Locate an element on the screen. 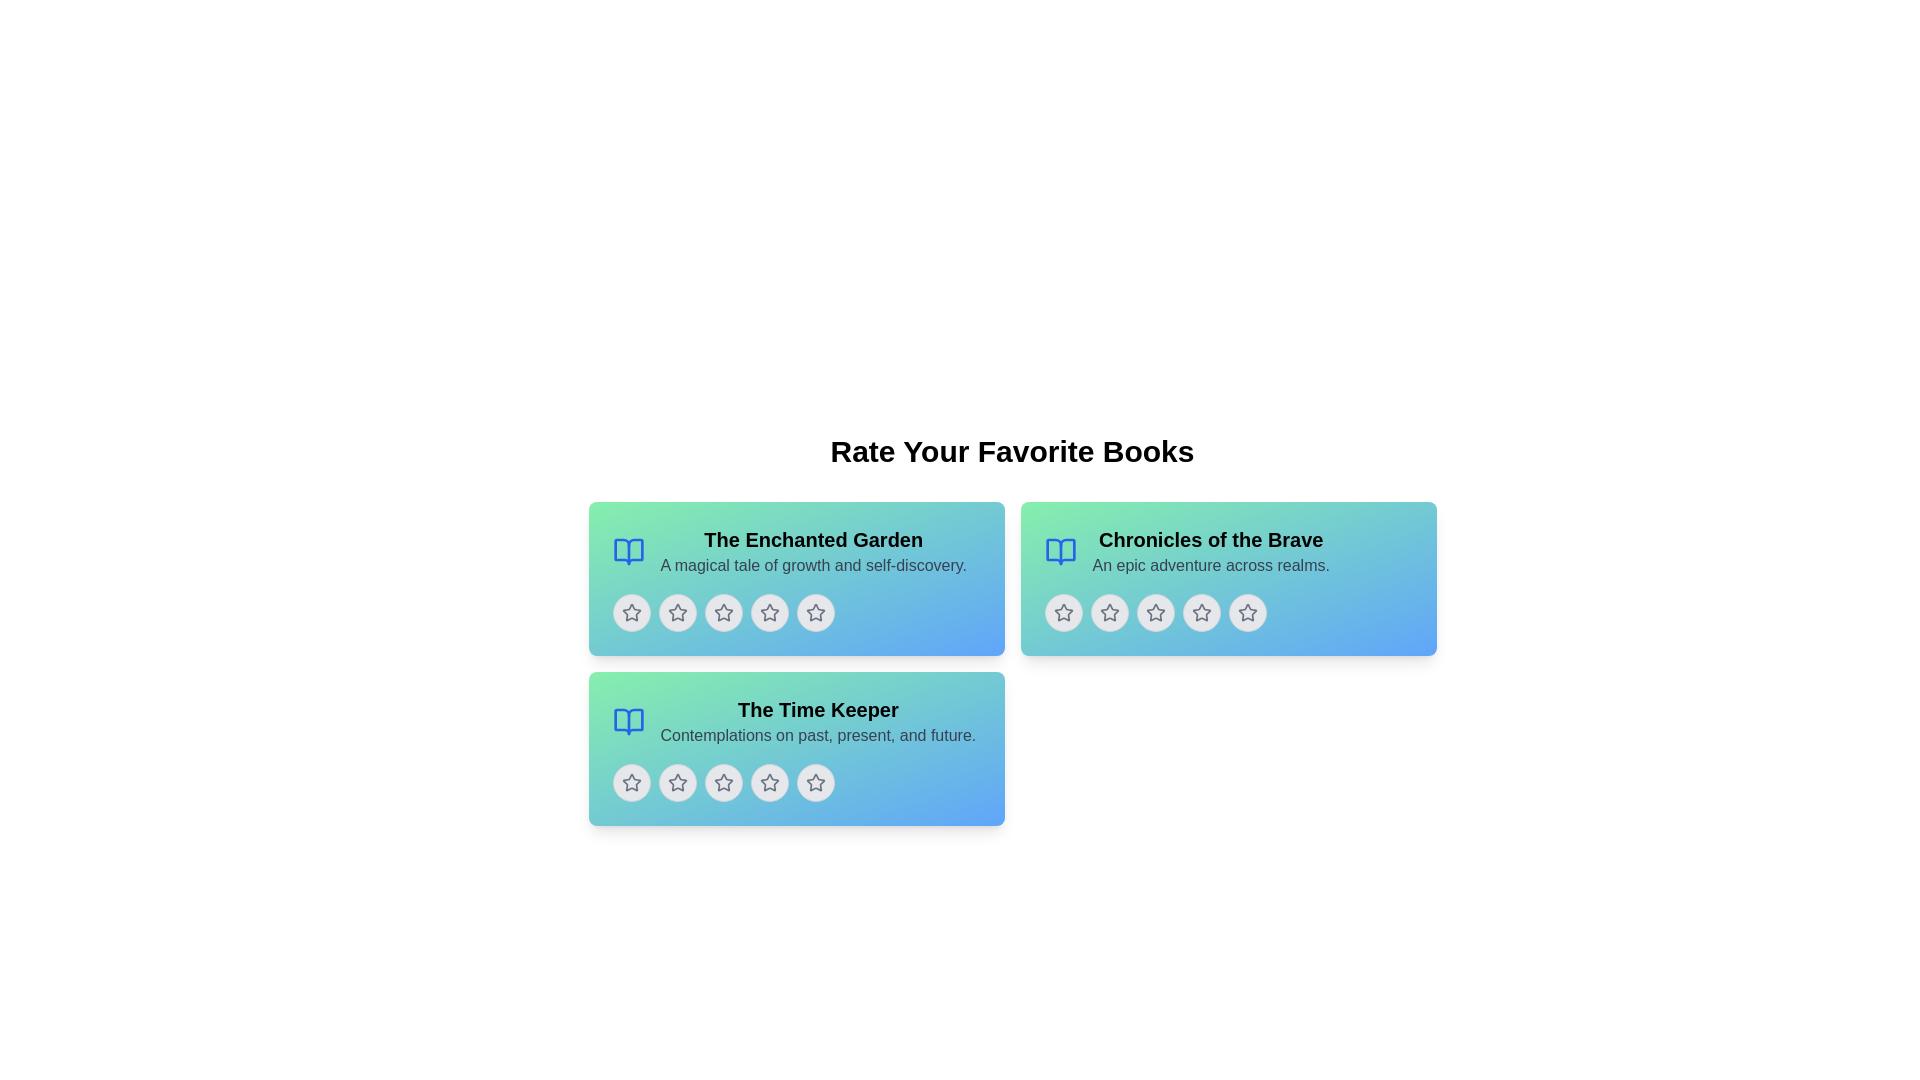 This screenshot has width=1920, height=1080. the interactive star icons within the Card component titled 'The Time Keeper' is located at coordinates (795, 748).